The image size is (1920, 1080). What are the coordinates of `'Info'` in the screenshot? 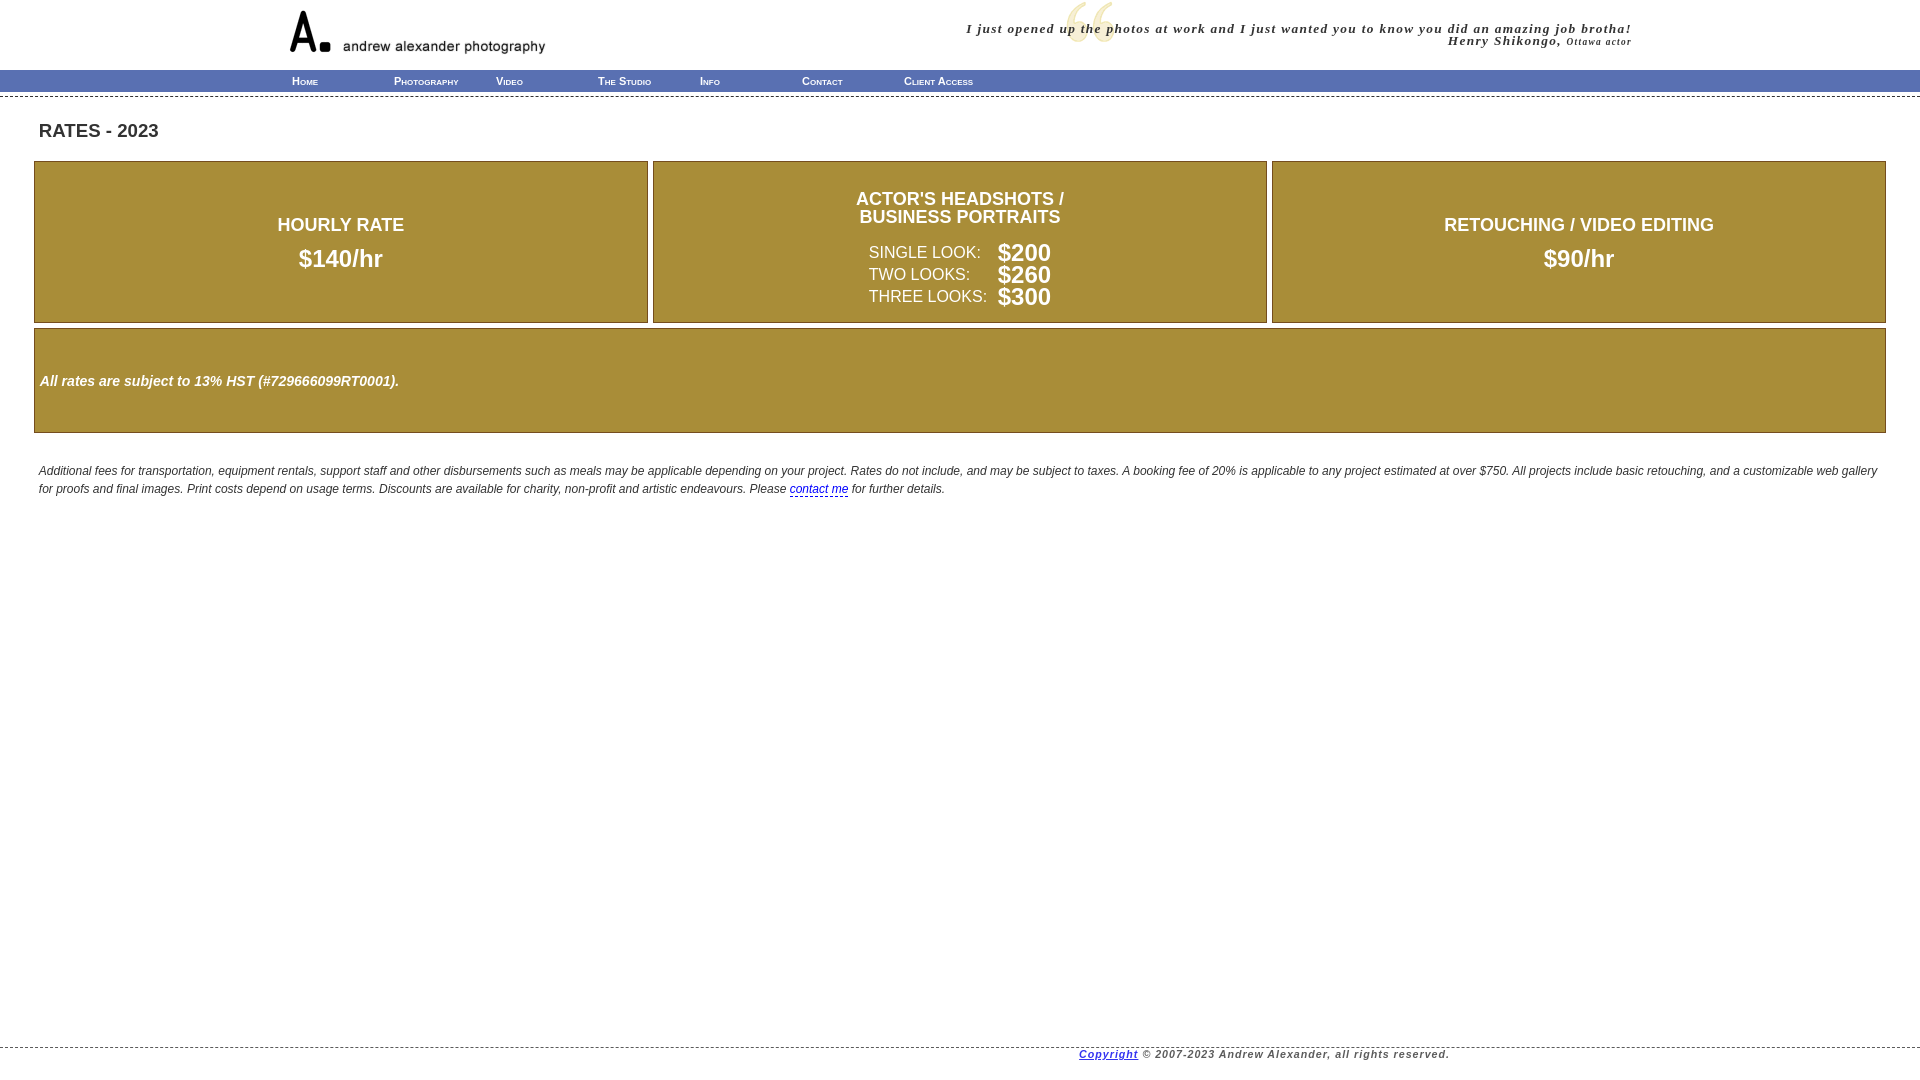 It's located at (749, 80).